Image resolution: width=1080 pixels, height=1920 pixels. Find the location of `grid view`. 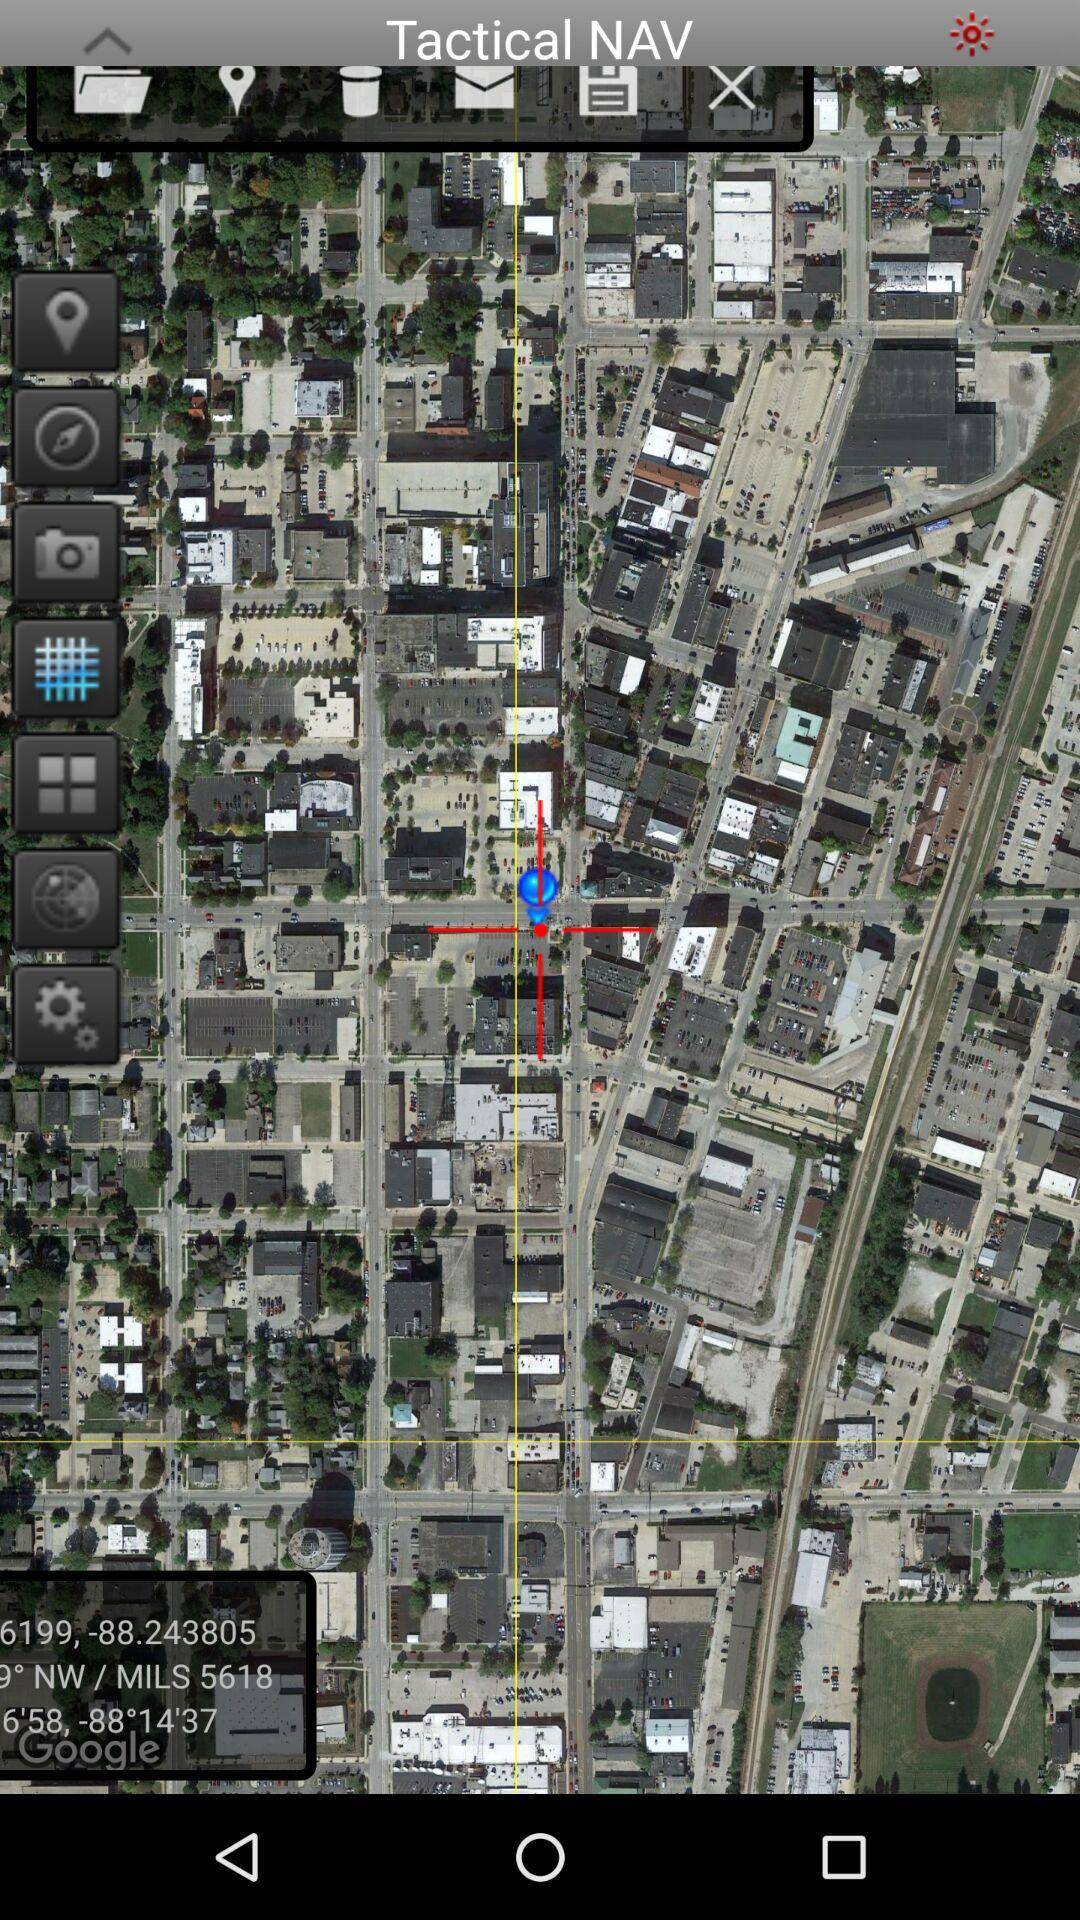

grid view is located at coordinates (58, 781).